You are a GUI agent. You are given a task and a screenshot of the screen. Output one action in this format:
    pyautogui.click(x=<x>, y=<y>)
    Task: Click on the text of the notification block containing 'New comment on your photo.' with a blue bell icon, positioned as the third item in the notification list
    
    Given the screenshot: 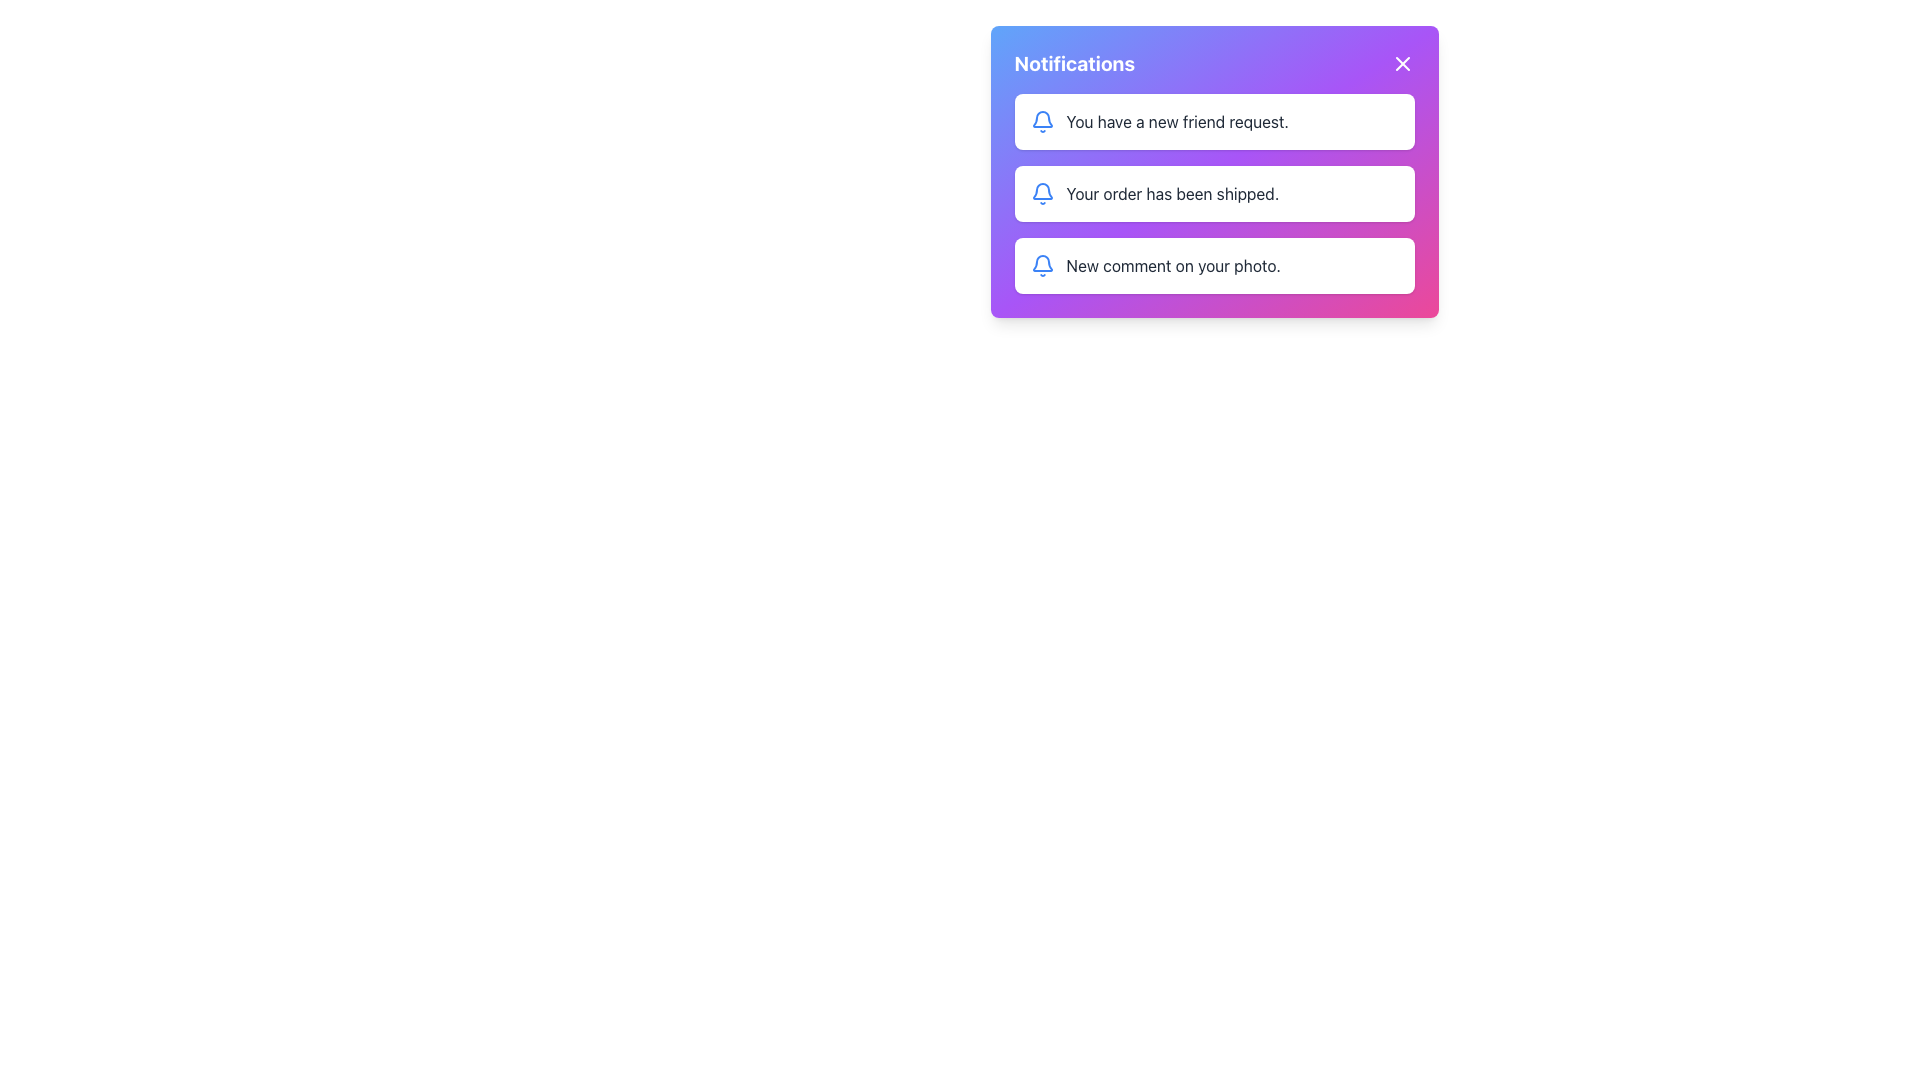 What is the action you would take?
    pyautogui.click(x=1213, y=265)
    